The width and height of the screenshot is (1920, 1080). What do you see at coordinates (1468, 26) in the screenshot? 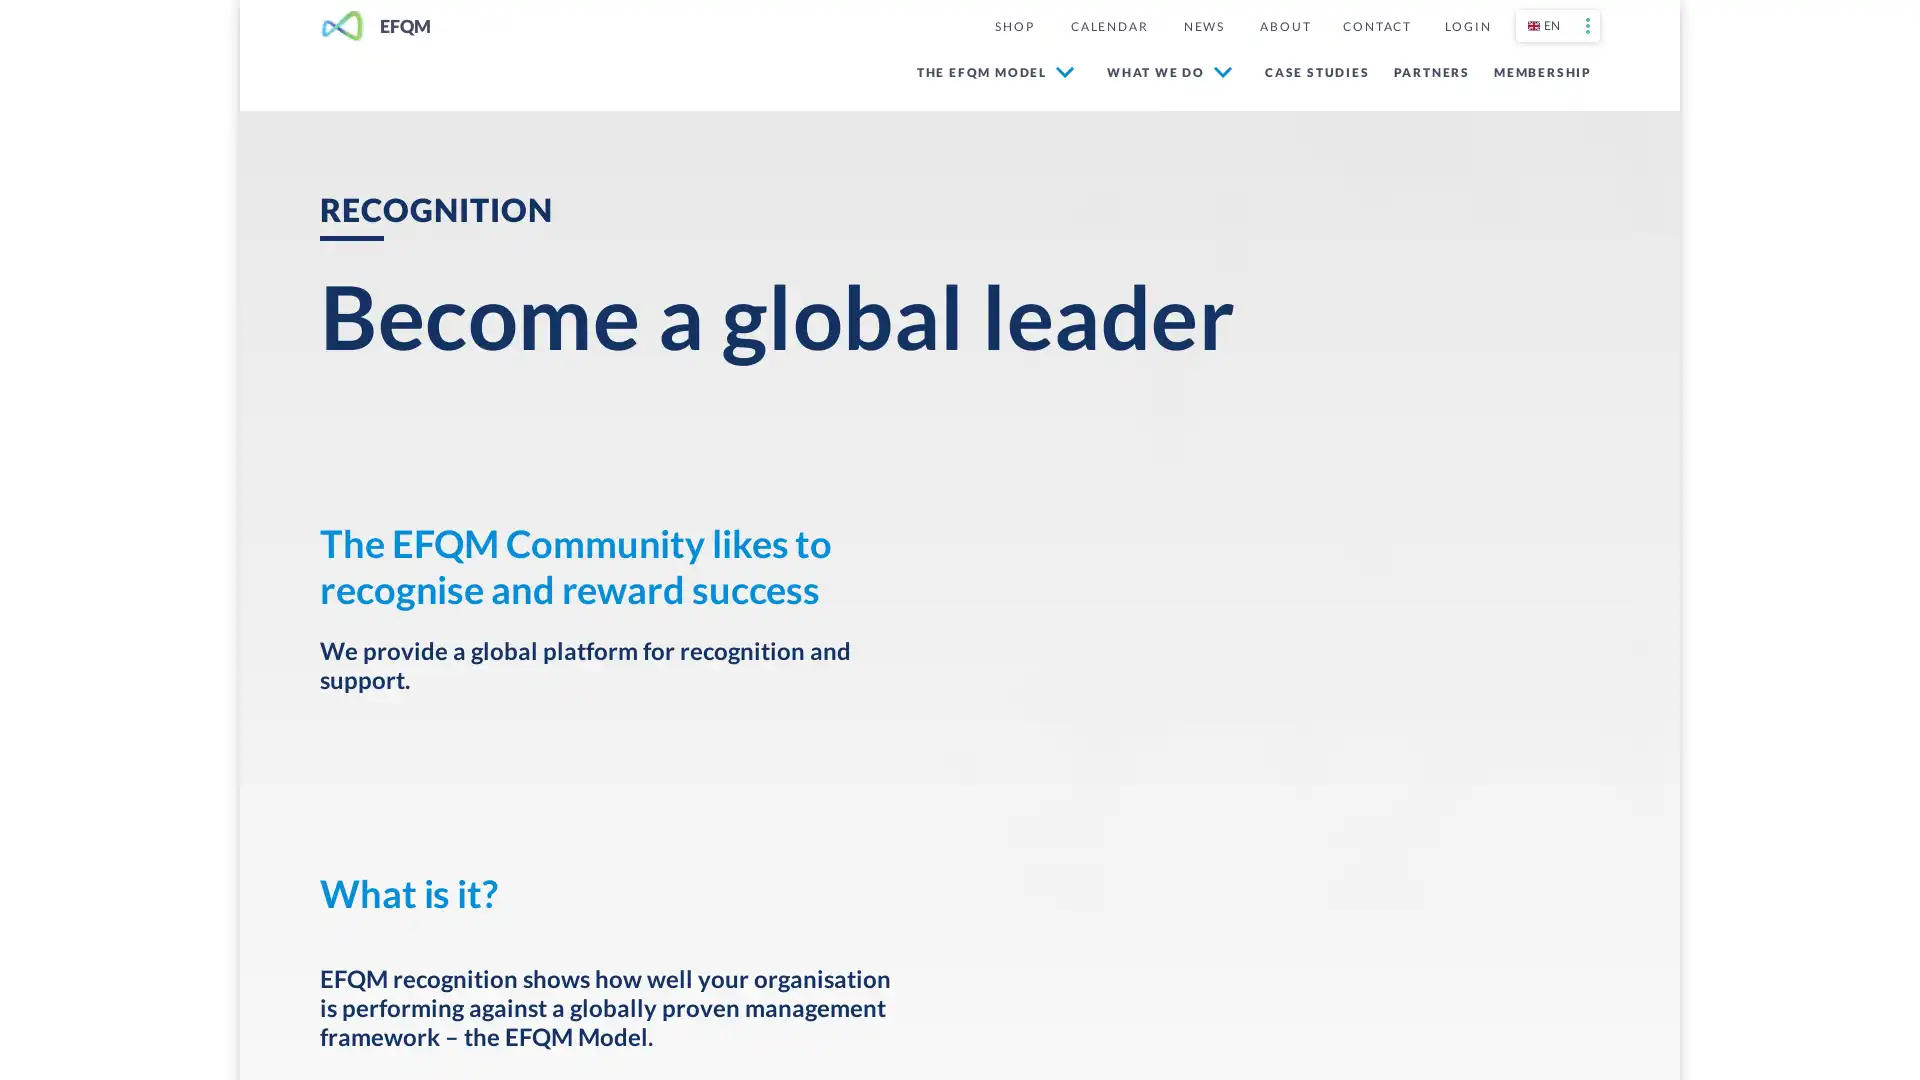
I see `LOGIN` at bounding box center [1468, 26].